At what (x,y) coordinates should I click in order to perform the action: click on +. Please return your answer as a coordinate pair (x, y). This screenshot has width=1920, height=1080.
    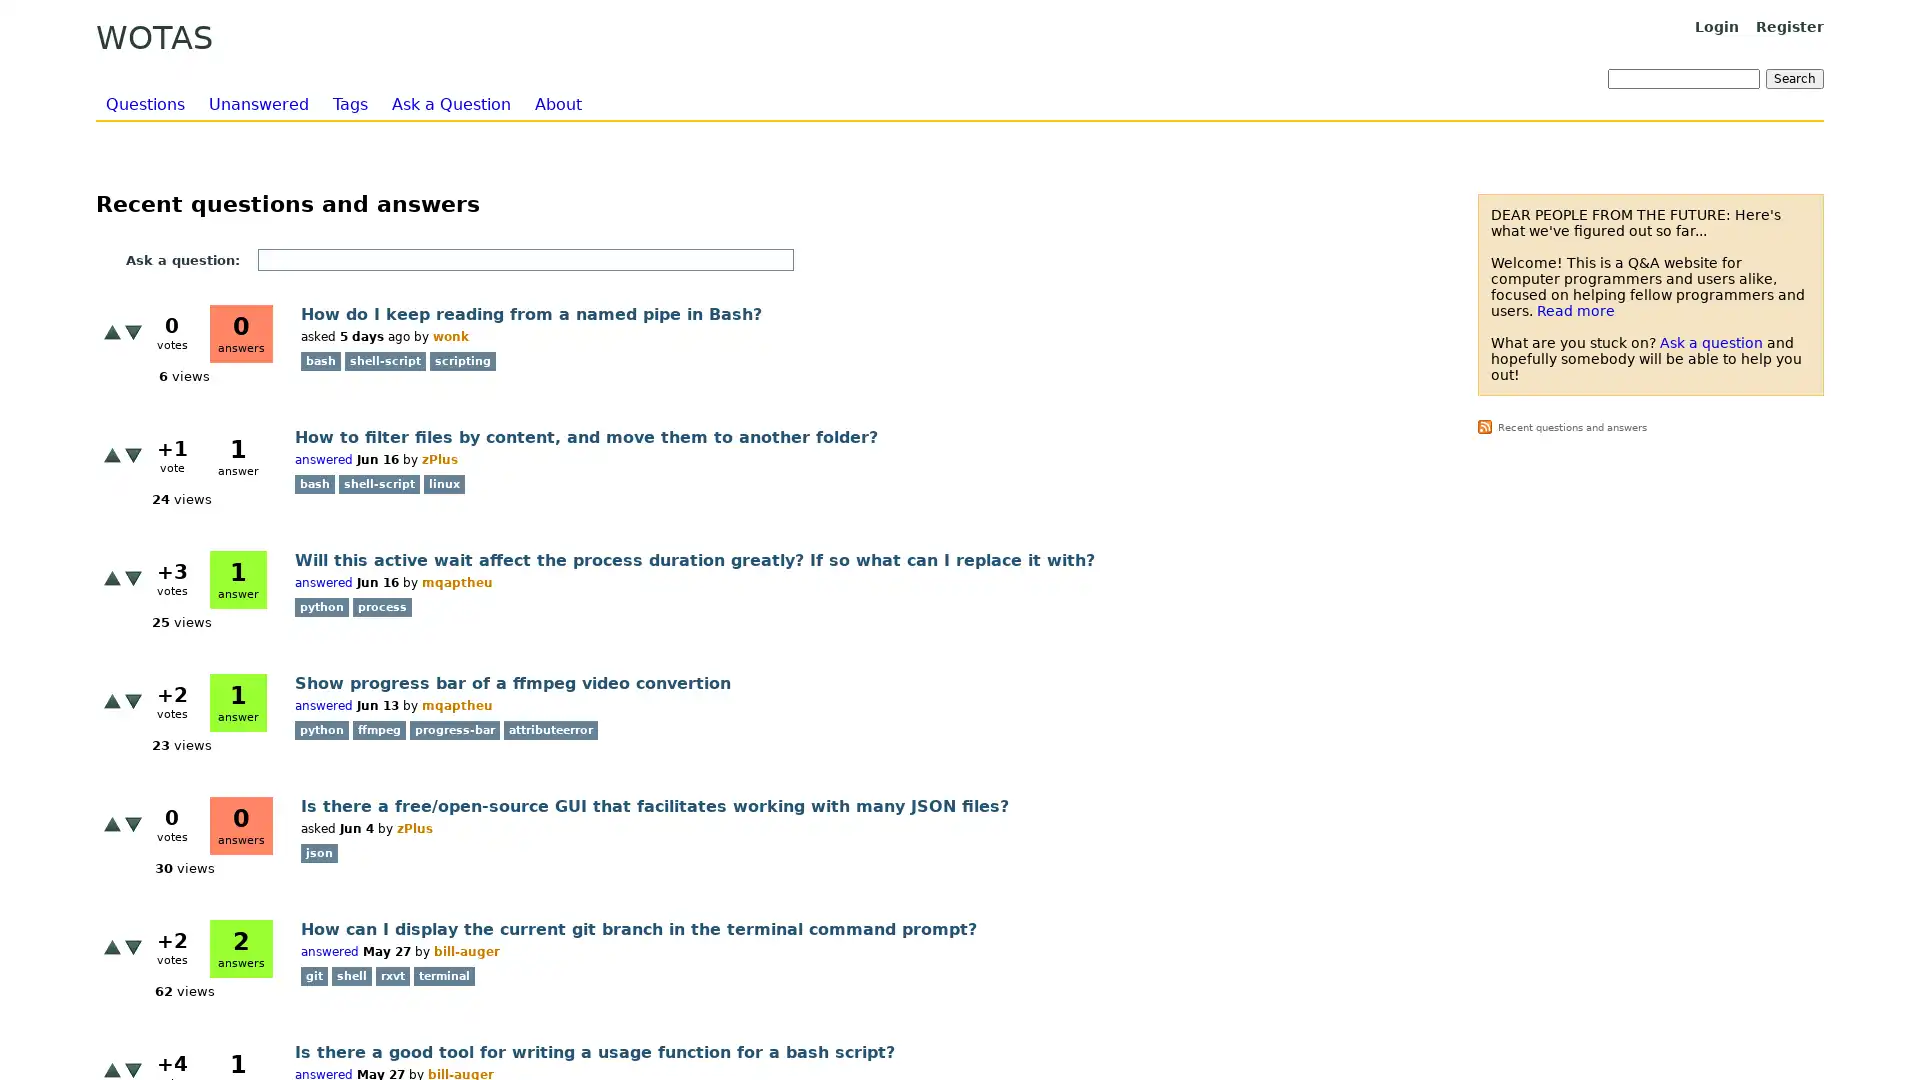
    Looking at the image, I should click on (111, 1069).